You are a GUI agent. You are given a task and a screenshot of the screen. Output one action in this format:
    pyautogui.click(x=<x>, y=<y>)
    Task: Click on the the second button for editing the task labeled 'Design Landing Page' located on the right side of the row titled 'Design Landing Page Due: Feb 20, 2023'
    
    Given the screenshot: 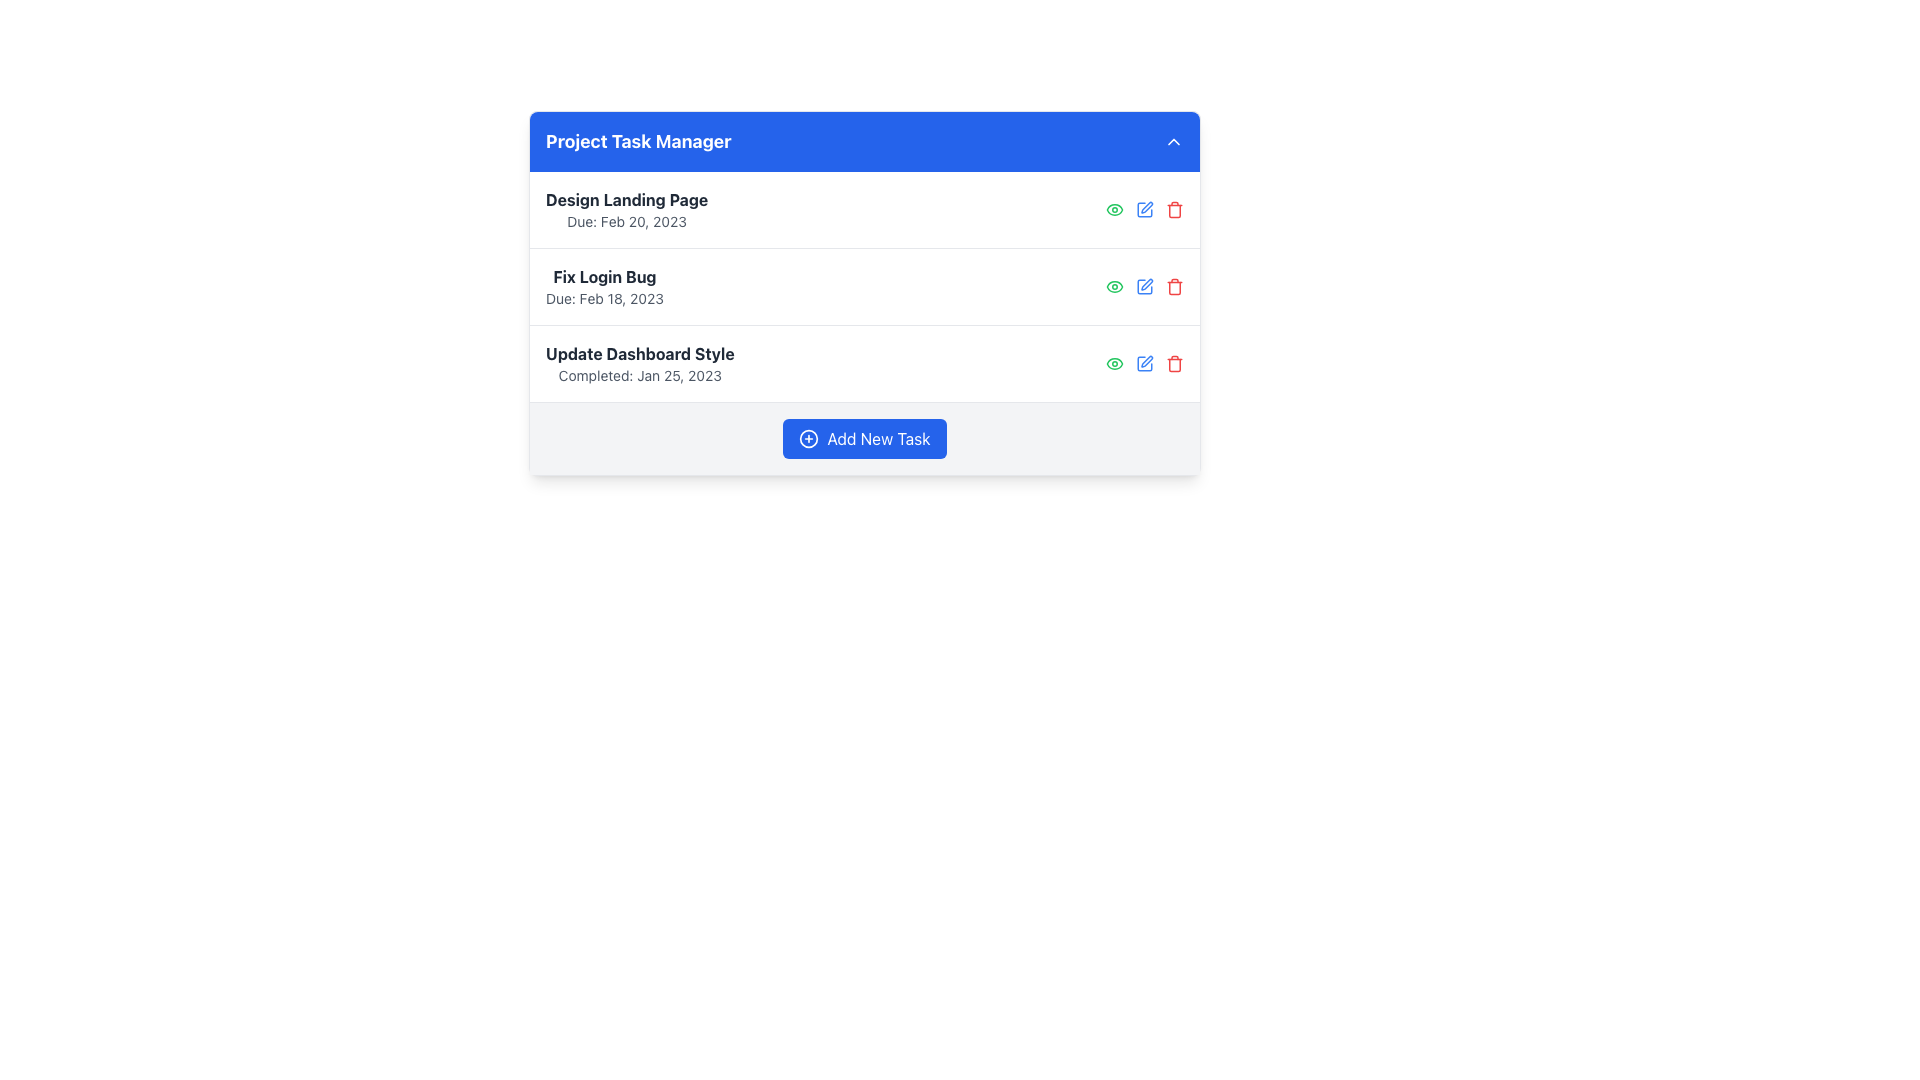 What is the action you would take?
    pyautogui.click(x=1145, y=209)
    